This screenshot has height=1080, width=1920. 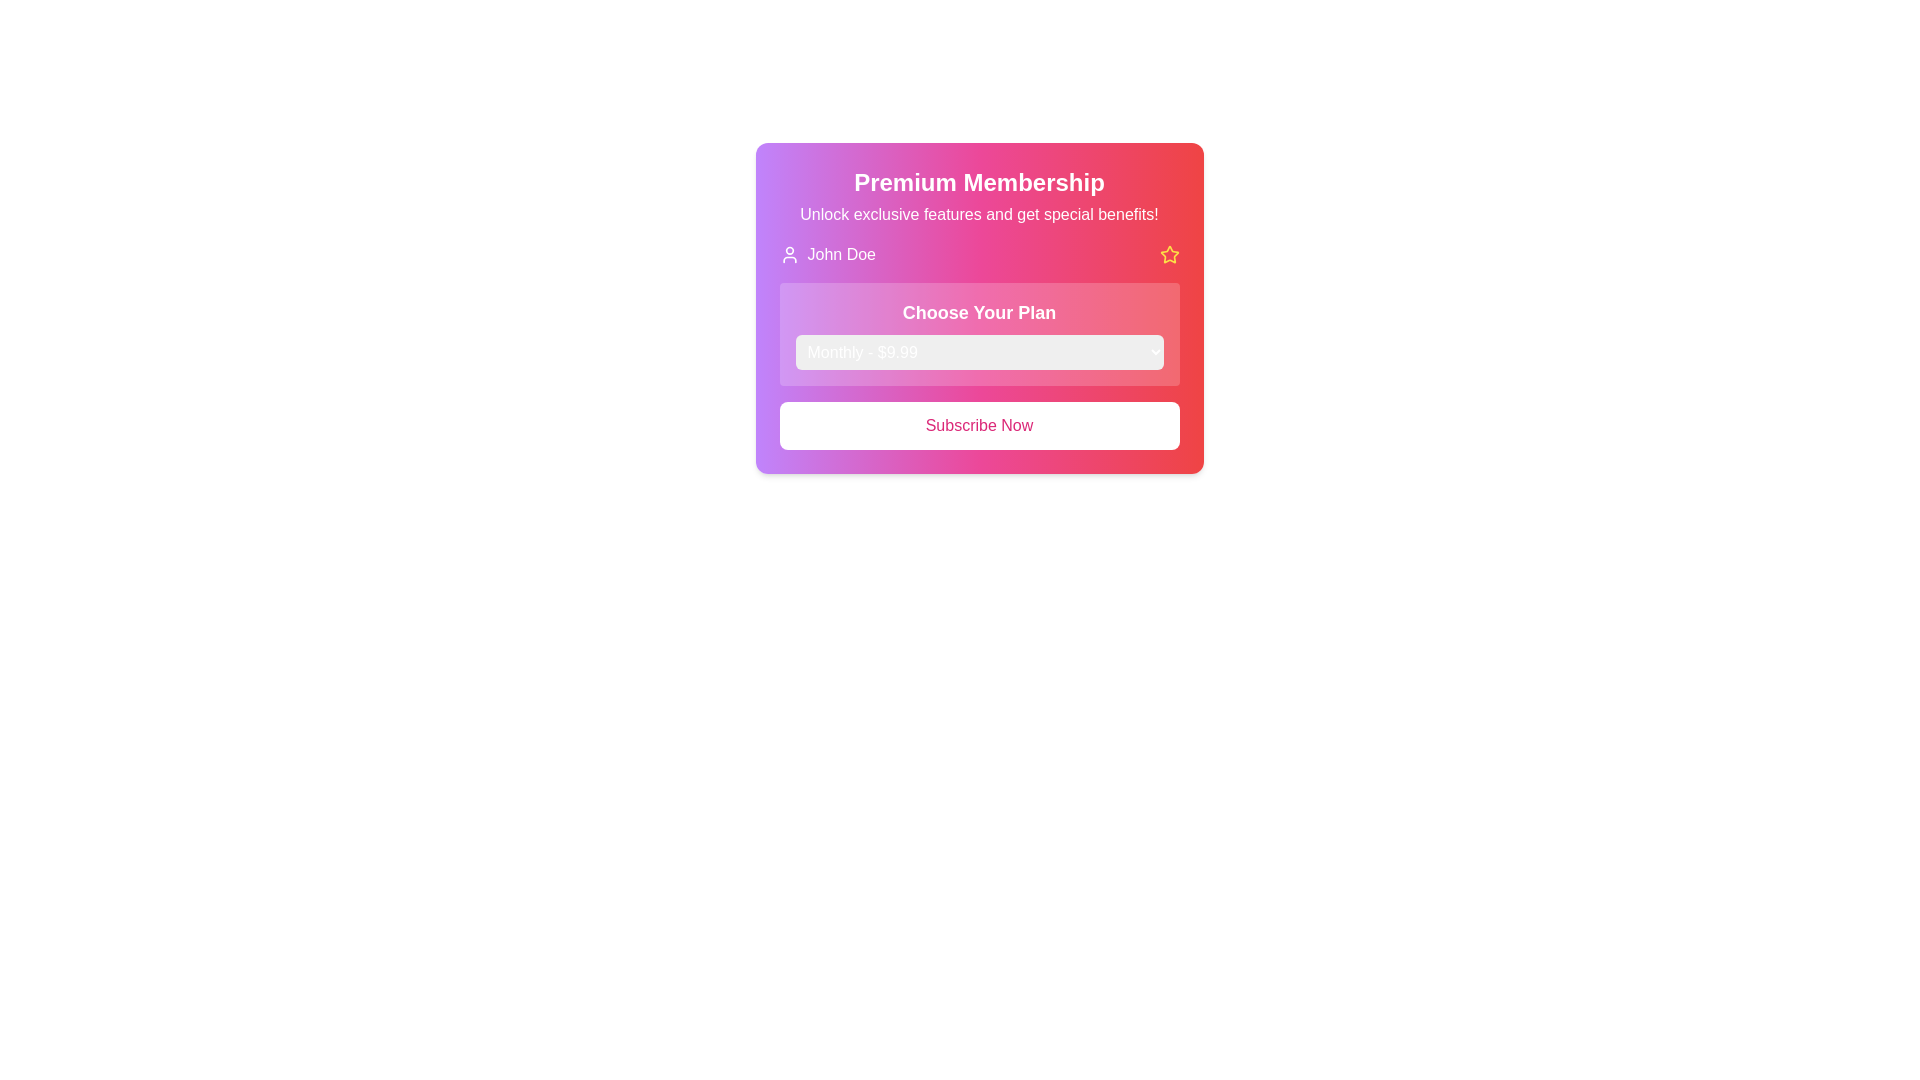 I want to click on the enticing description text label that promotes the benefits of a premium membership, located directly beneath the 'Premium Membership' heading, so click(x=979, y=215).